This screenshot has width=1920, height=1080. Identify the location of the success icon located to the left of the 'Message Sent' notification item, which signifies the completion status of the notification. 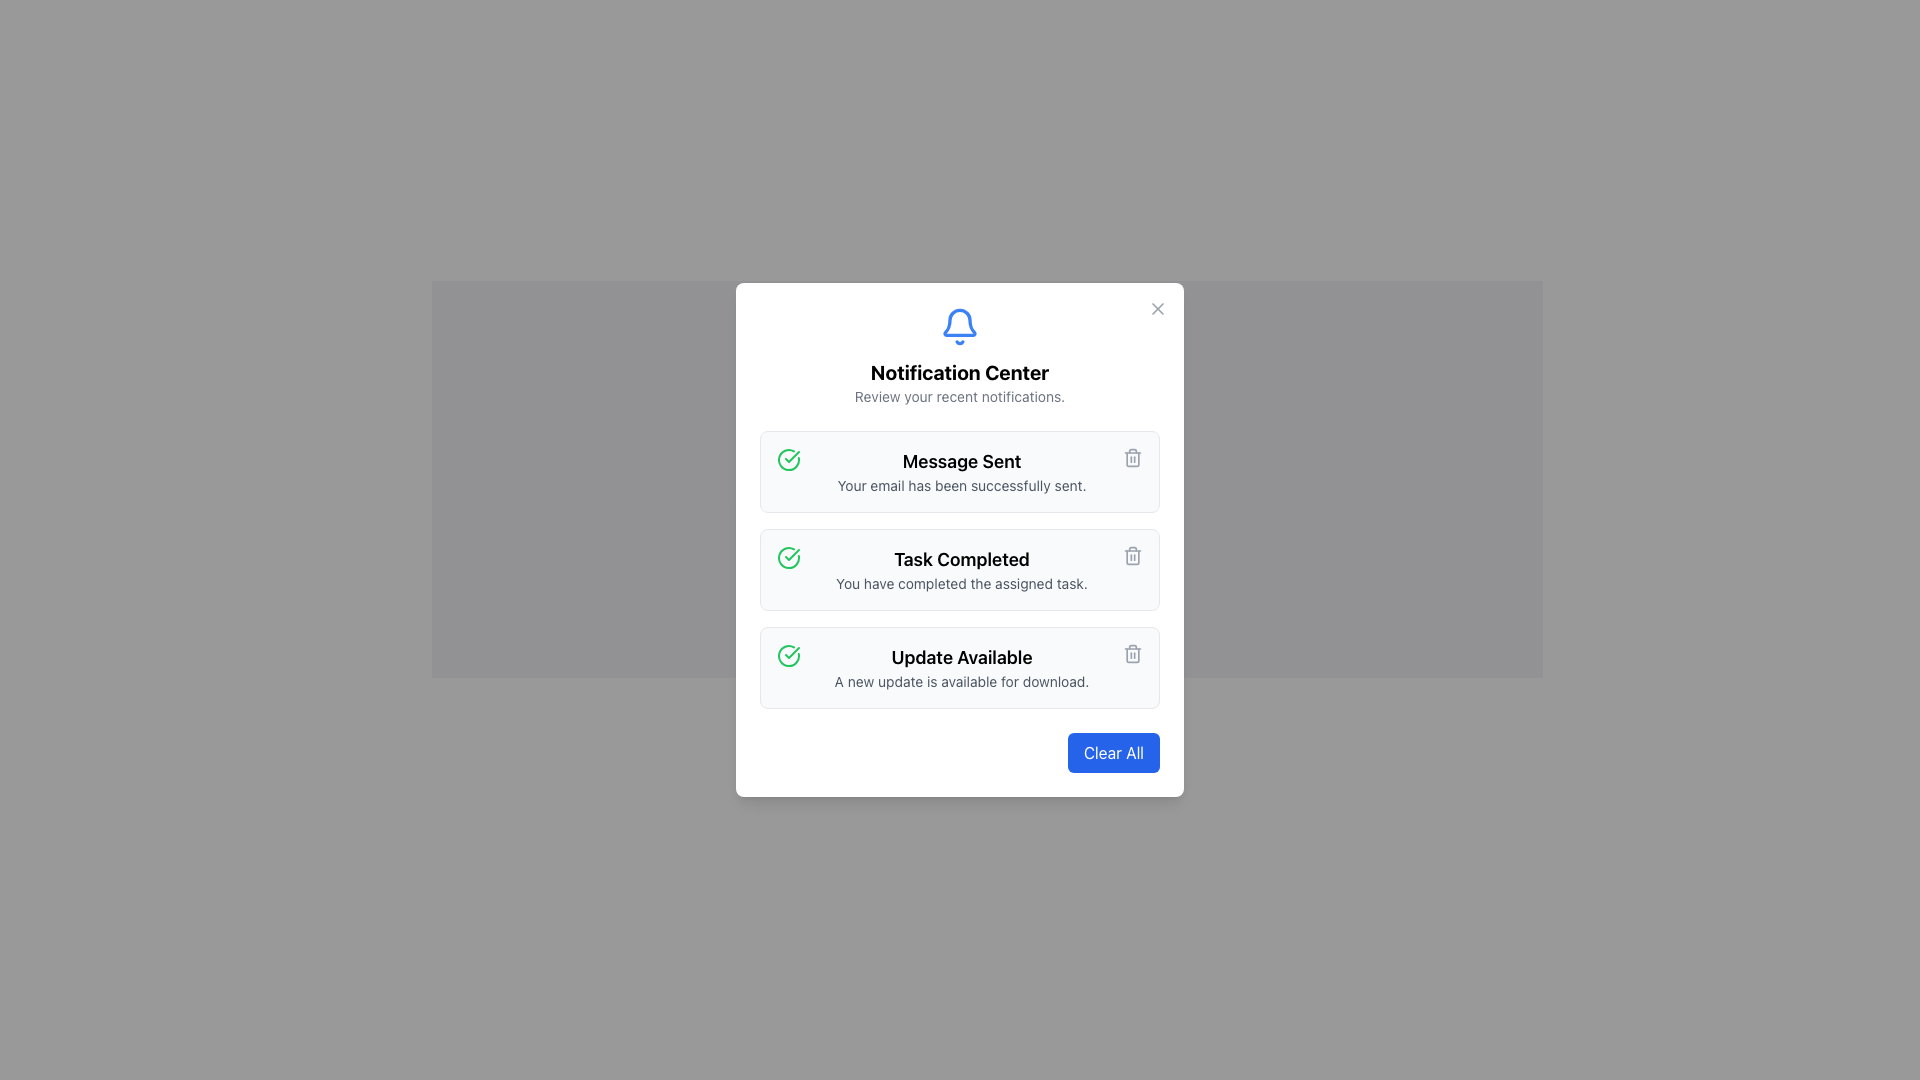
(787, 459).